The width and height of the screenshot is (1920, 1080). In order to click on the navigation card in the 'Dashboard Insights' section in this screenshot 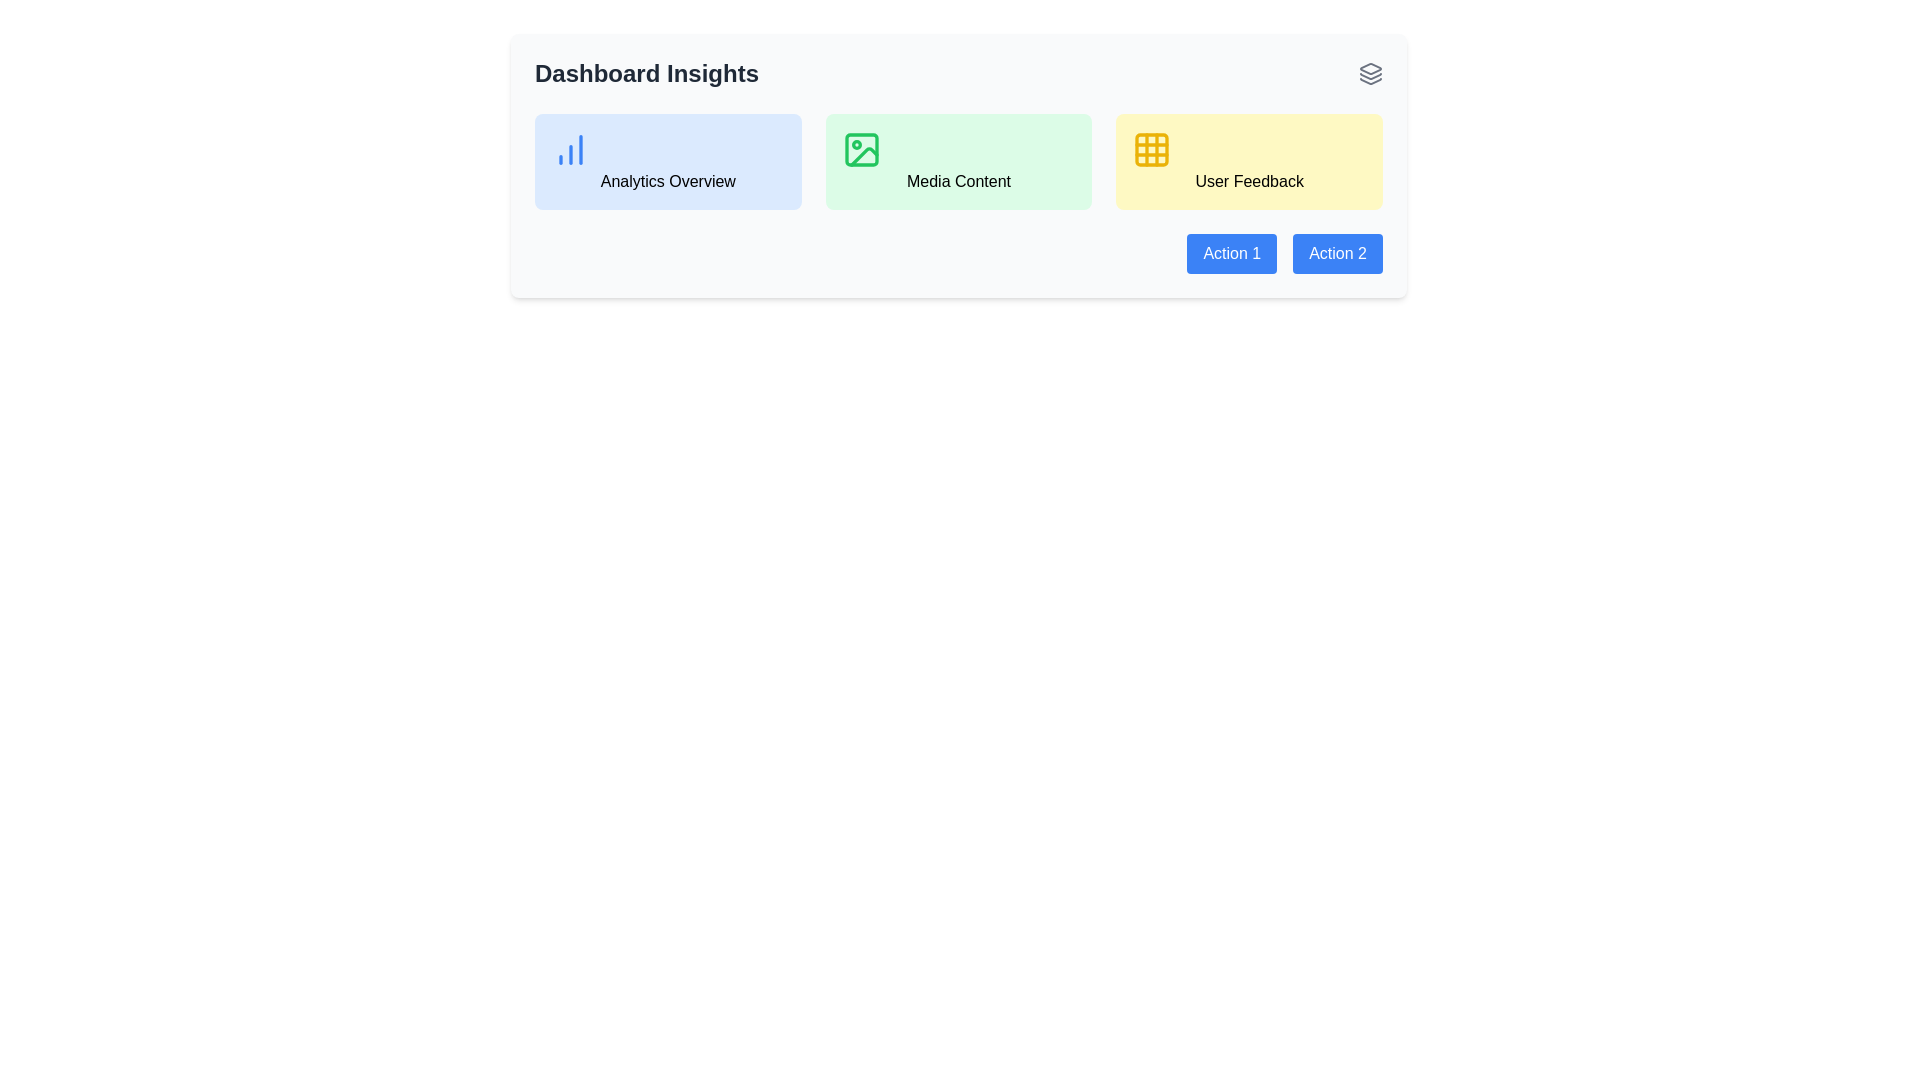, I will do `click(958, 164)`.